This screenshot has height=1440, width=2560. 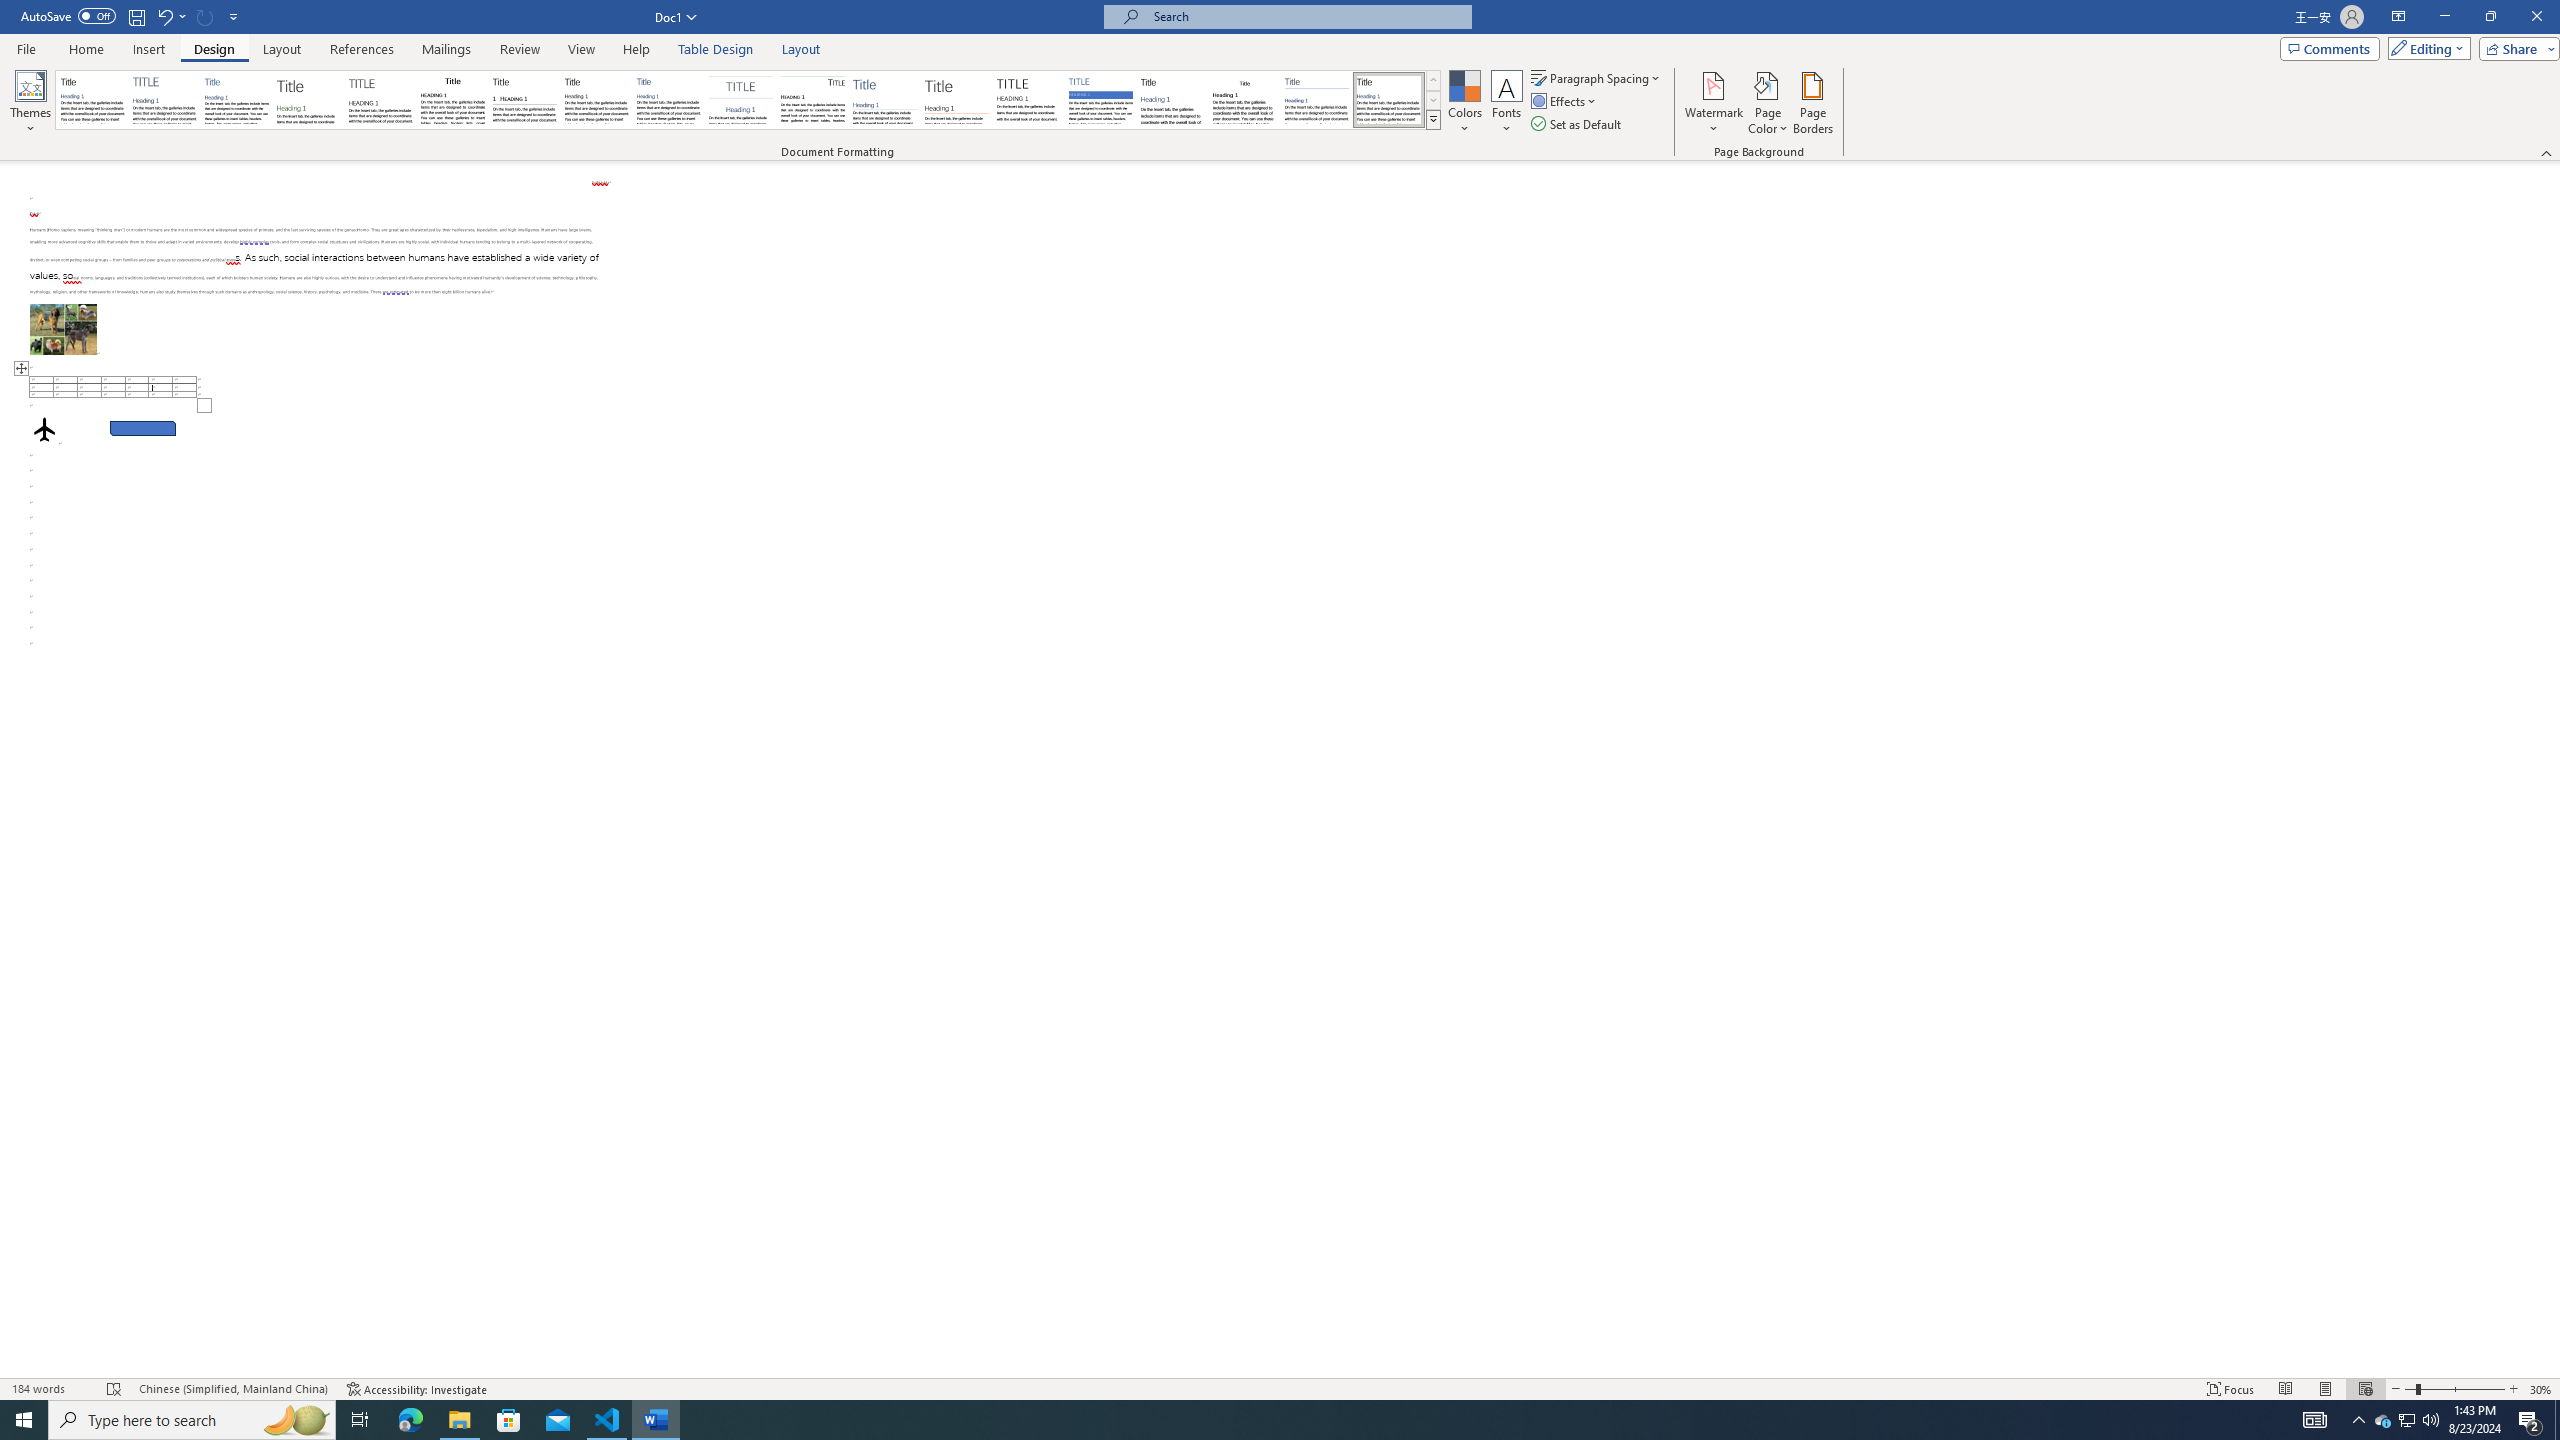 I want to click on 'Fonts', so click(x=1505, y=103).